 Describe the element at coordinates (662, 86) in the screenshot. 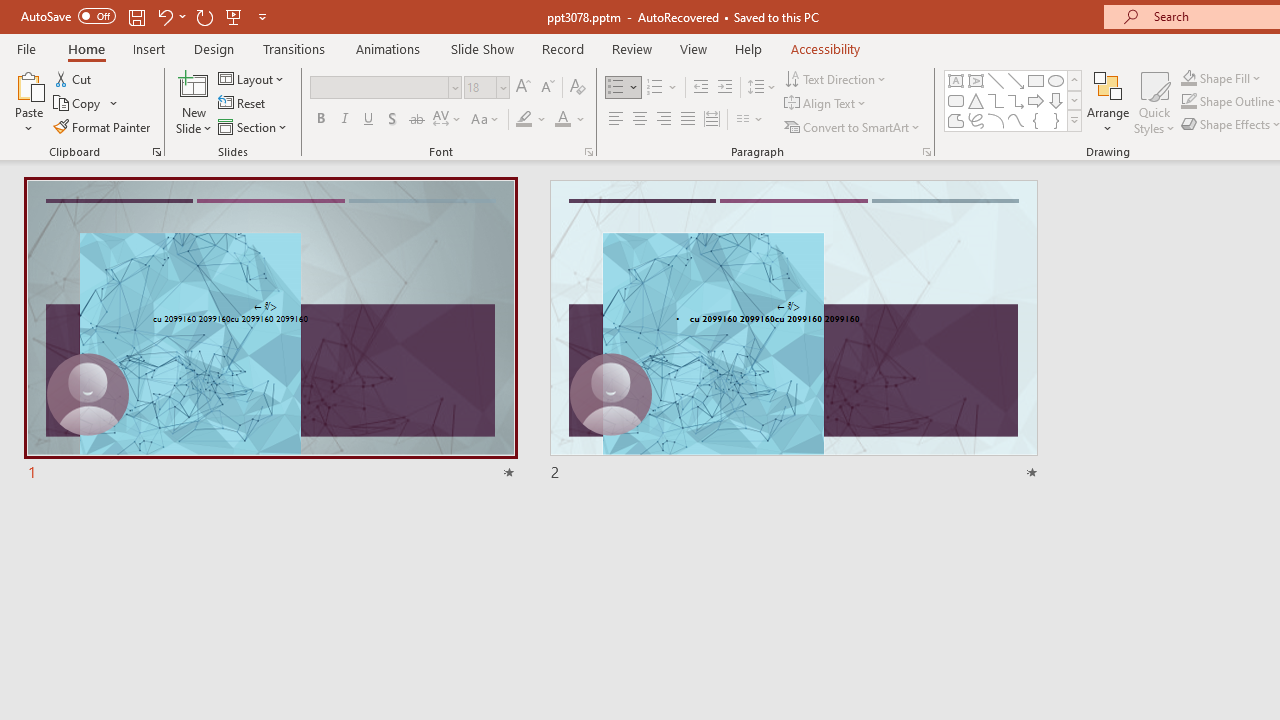

I see `'Numbering'` at that location.